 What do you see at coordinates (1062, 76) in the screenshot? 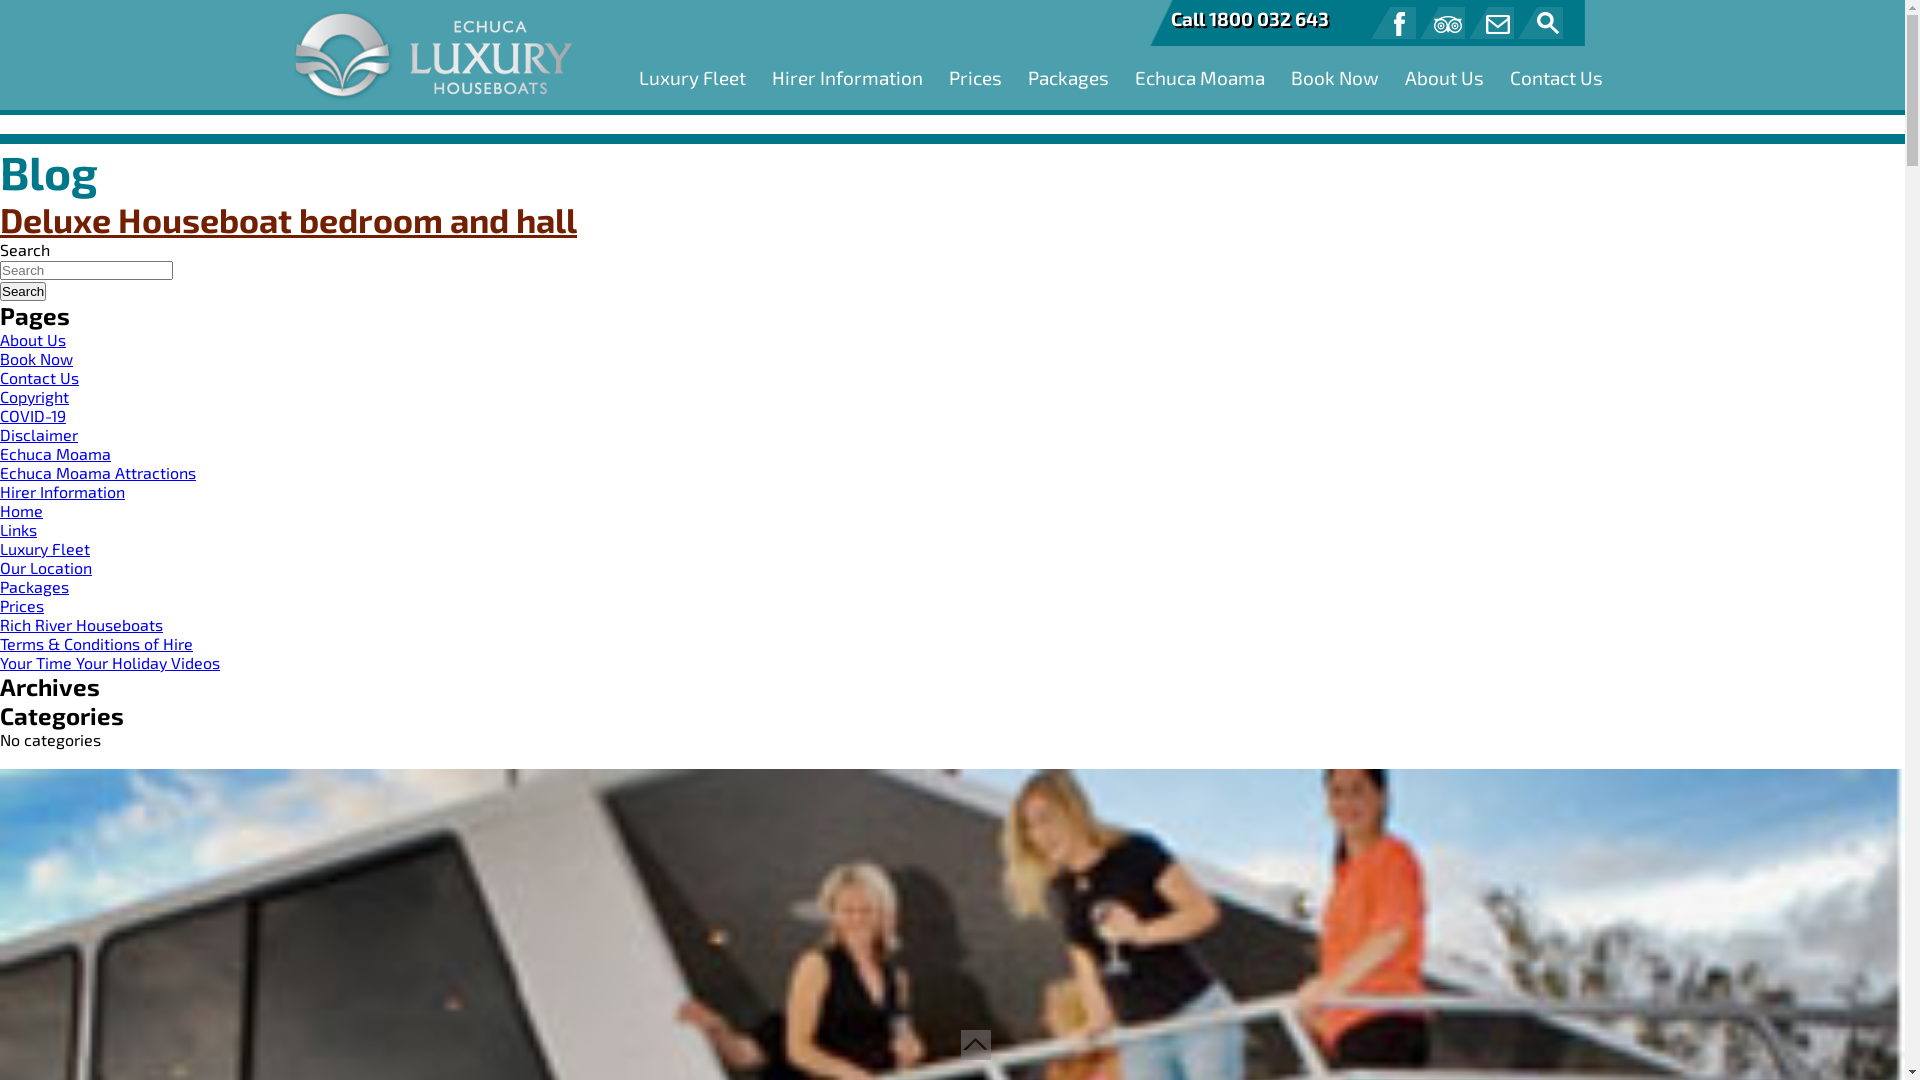
I see `'Packages'` at bounding box center [1062, 76].